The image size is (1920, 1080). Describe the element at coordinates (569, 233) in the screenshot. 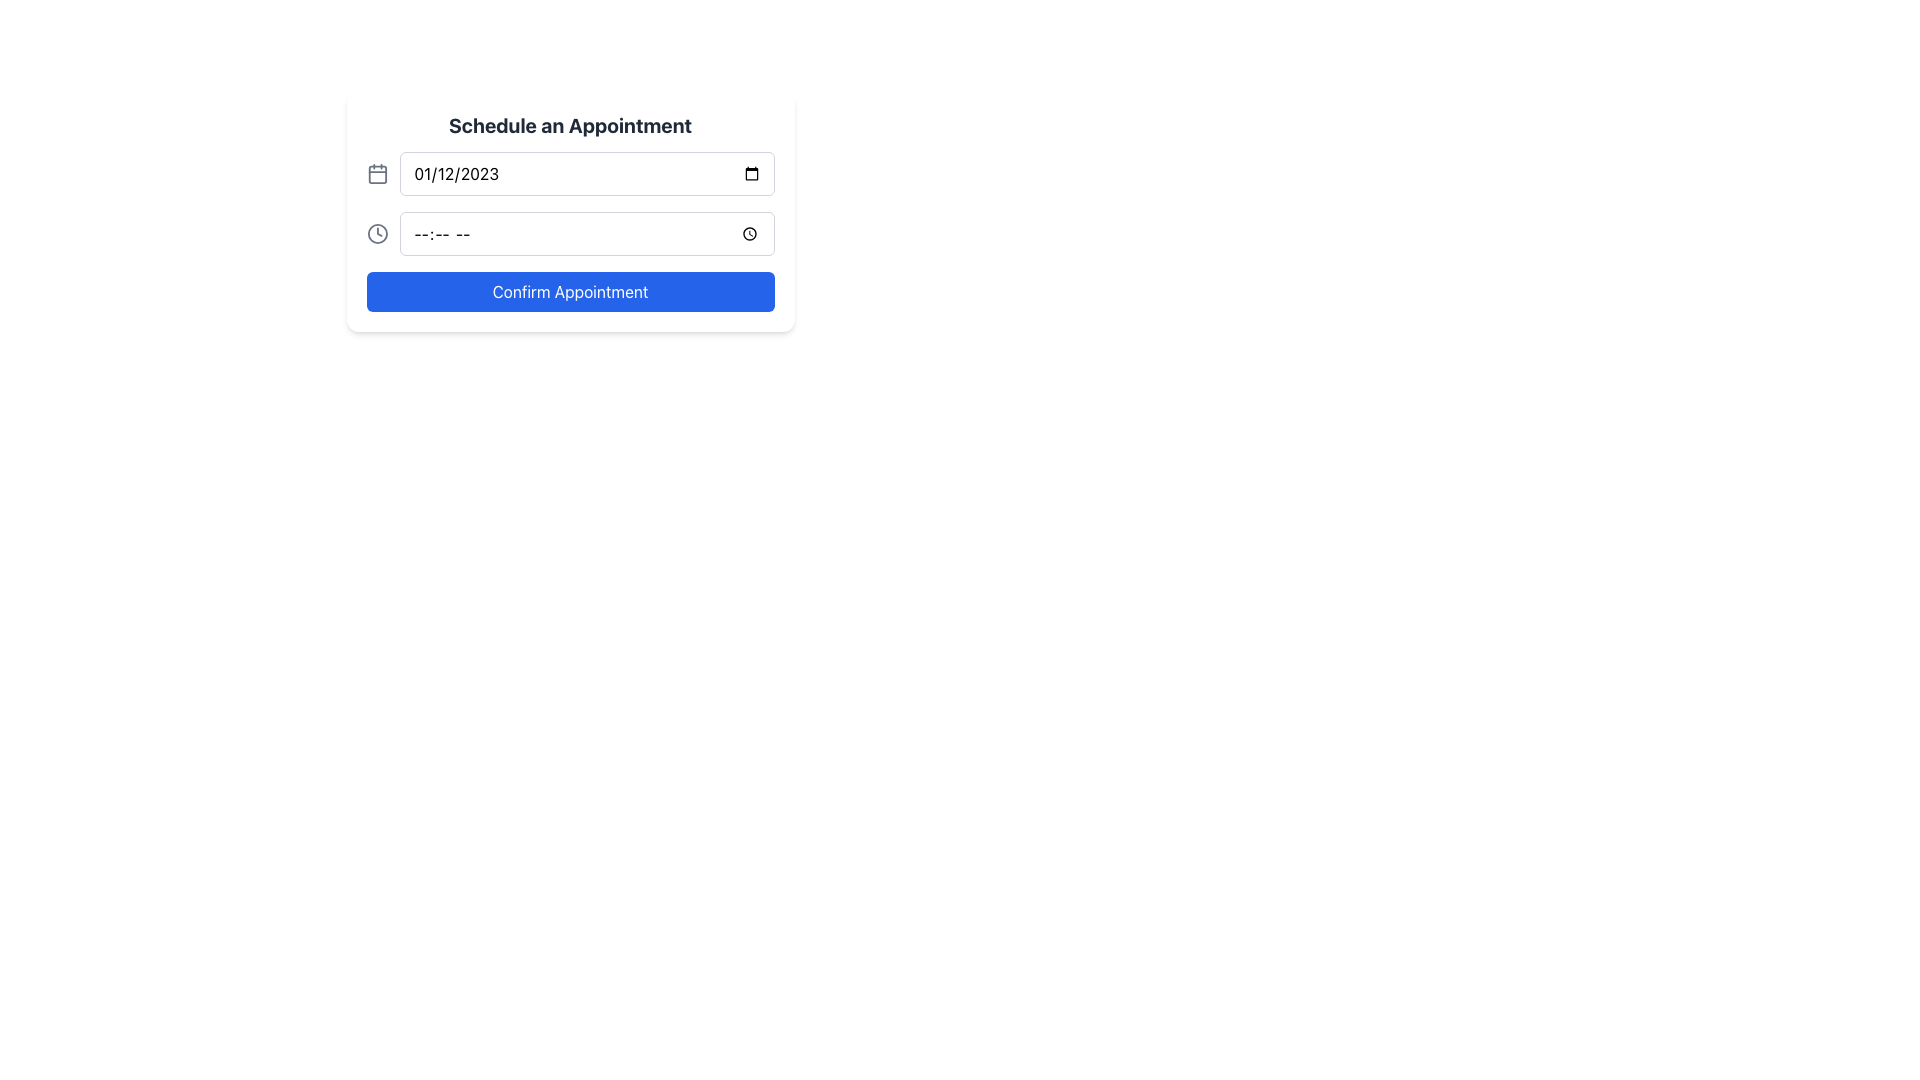

I see `the clock icons on the Time input component located in the 'Schedule an Appointment' form section` at that location.